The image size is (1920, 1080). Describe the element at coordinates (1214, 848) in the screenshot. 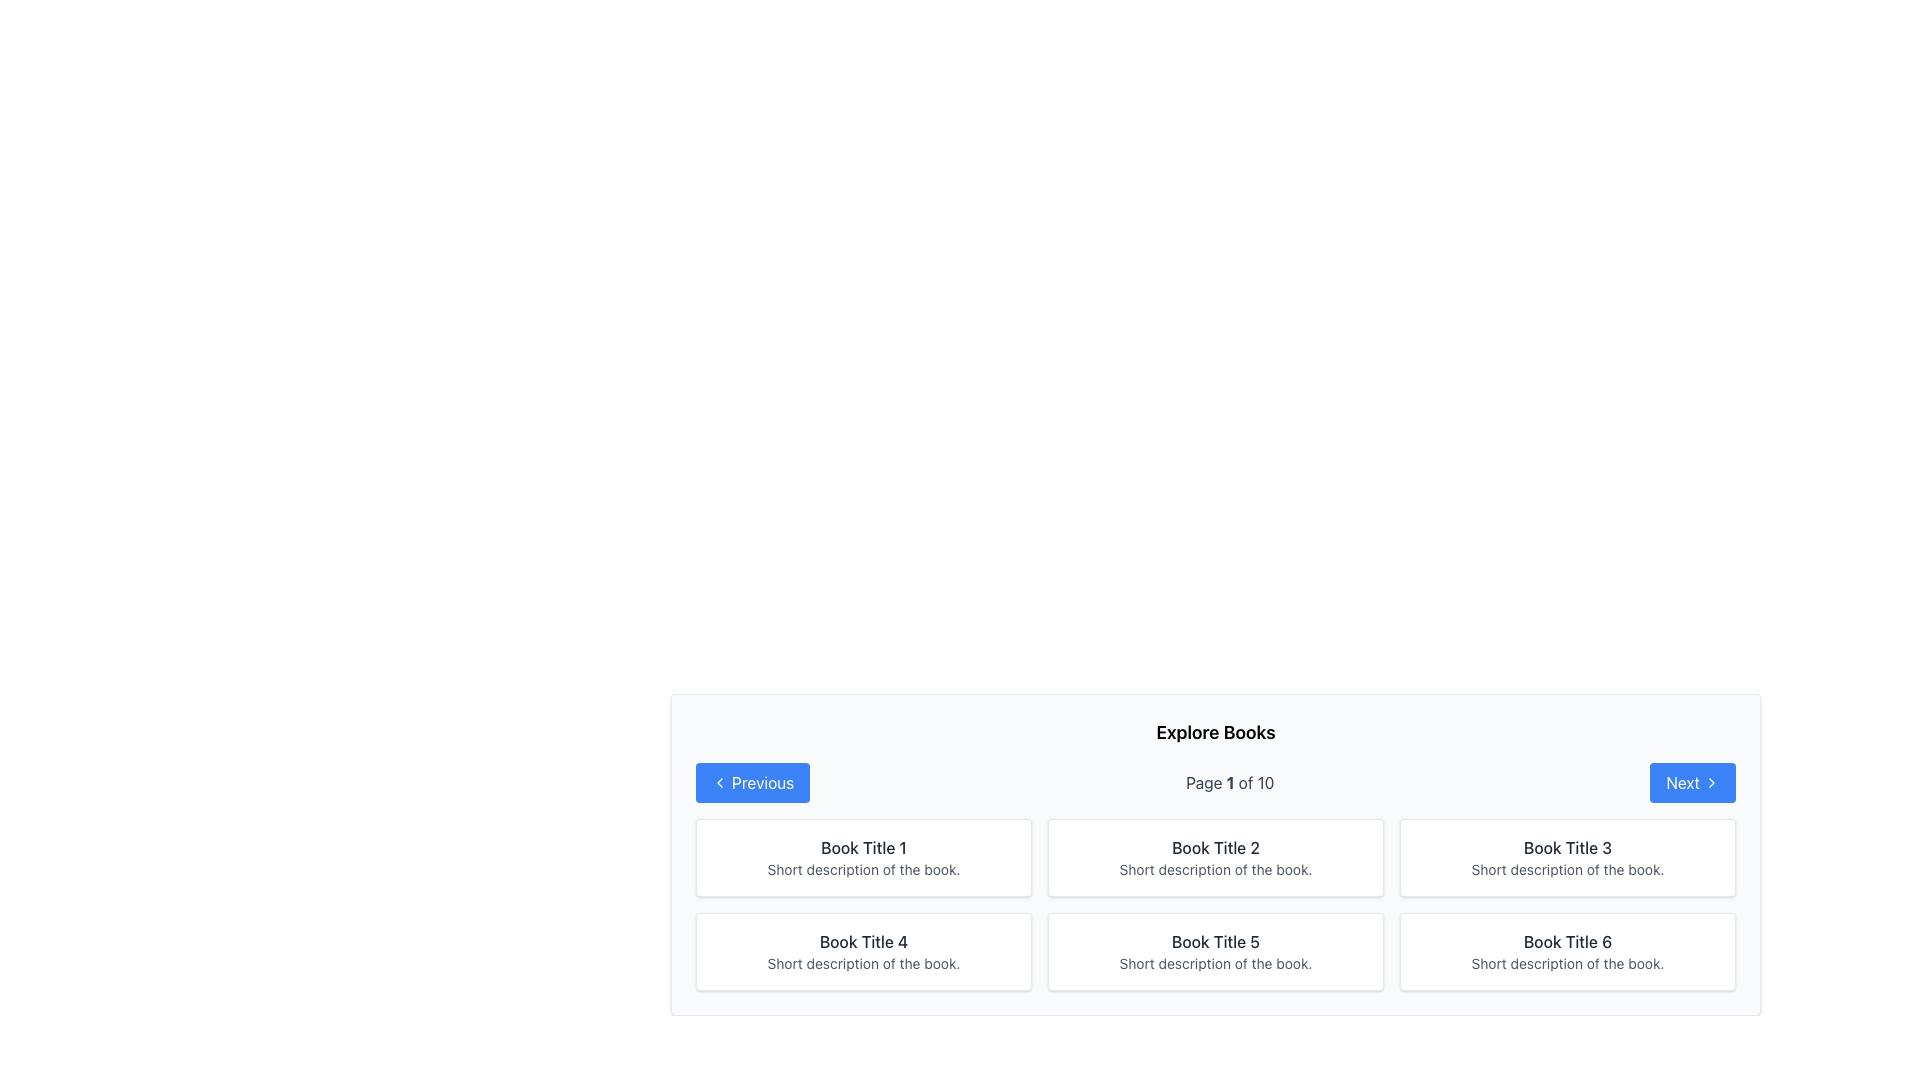

I see `the title of the second book in the first row of the grid layout, which is identified as a text label providing context for the book` at that location.